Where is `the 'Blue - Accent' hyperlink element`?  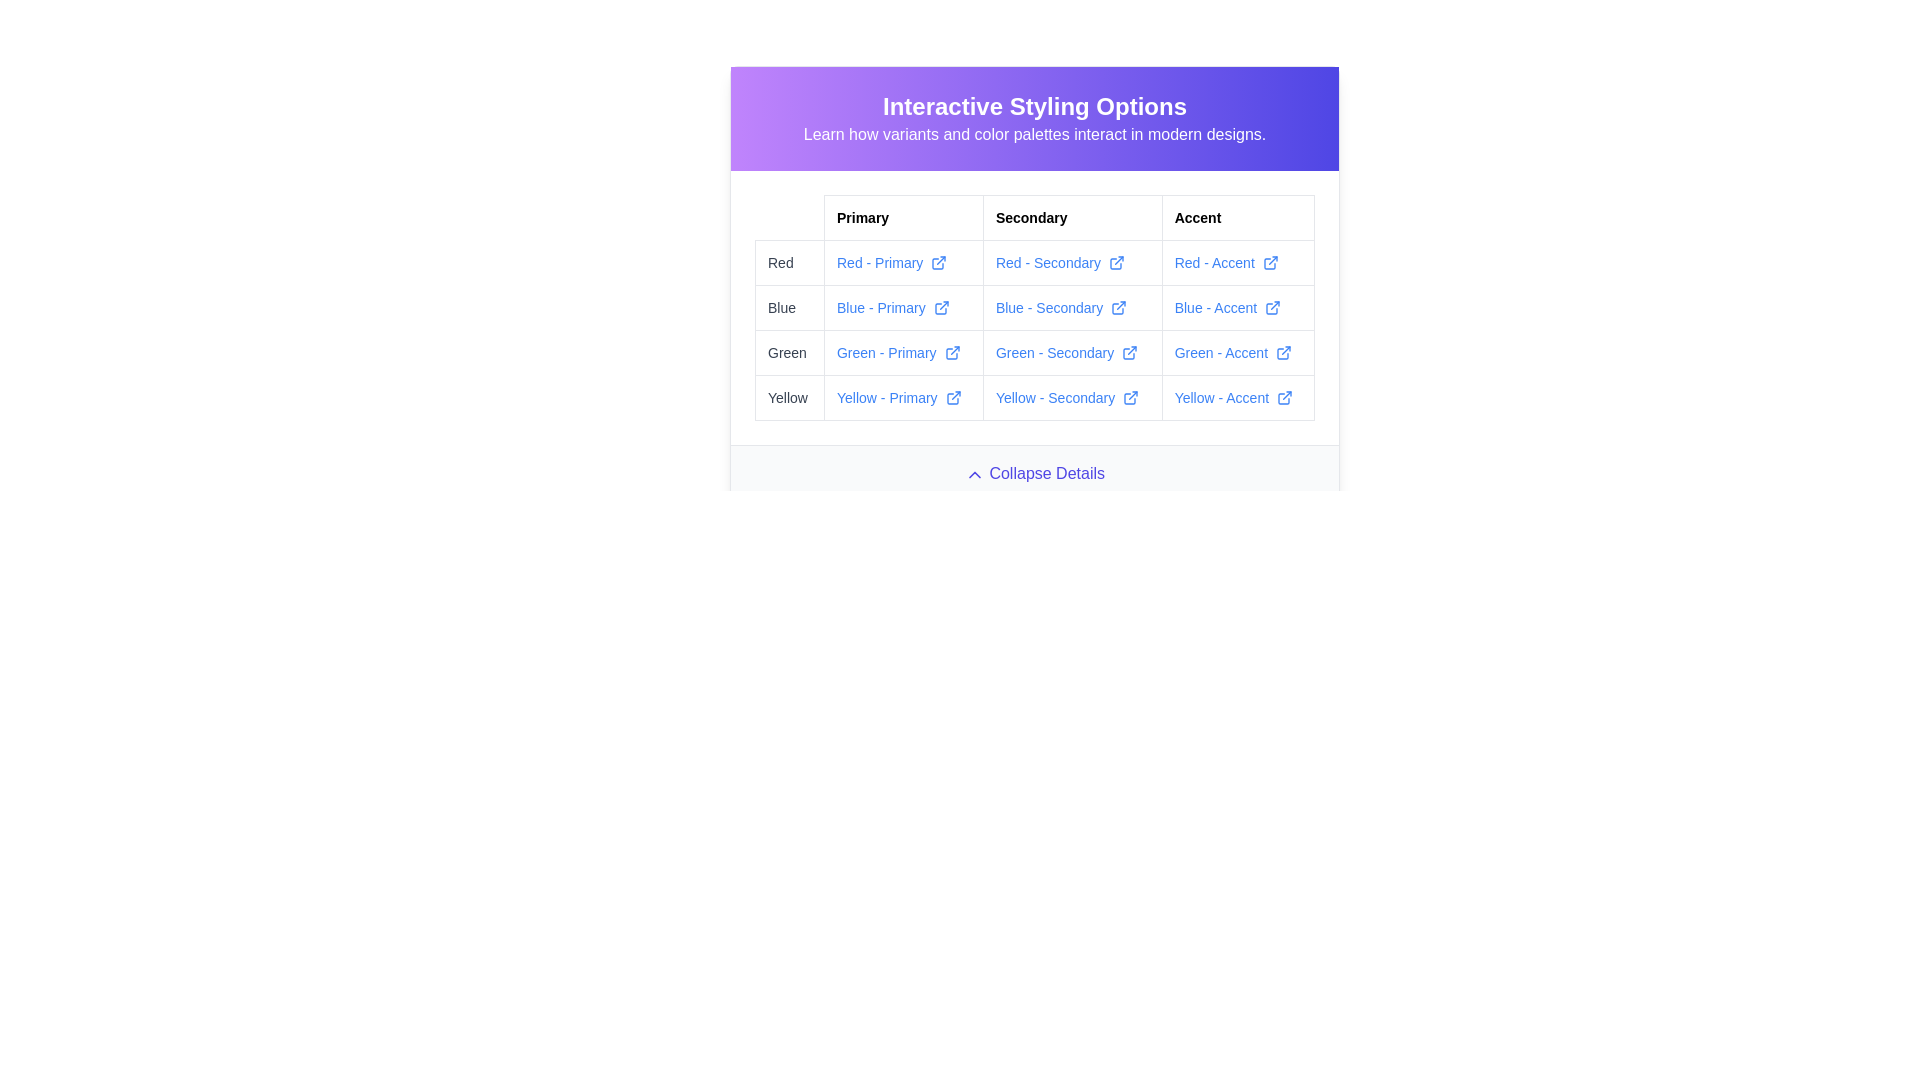
the 'Blue - Accent' hyperlink element is located at coordinates (1226, 308).